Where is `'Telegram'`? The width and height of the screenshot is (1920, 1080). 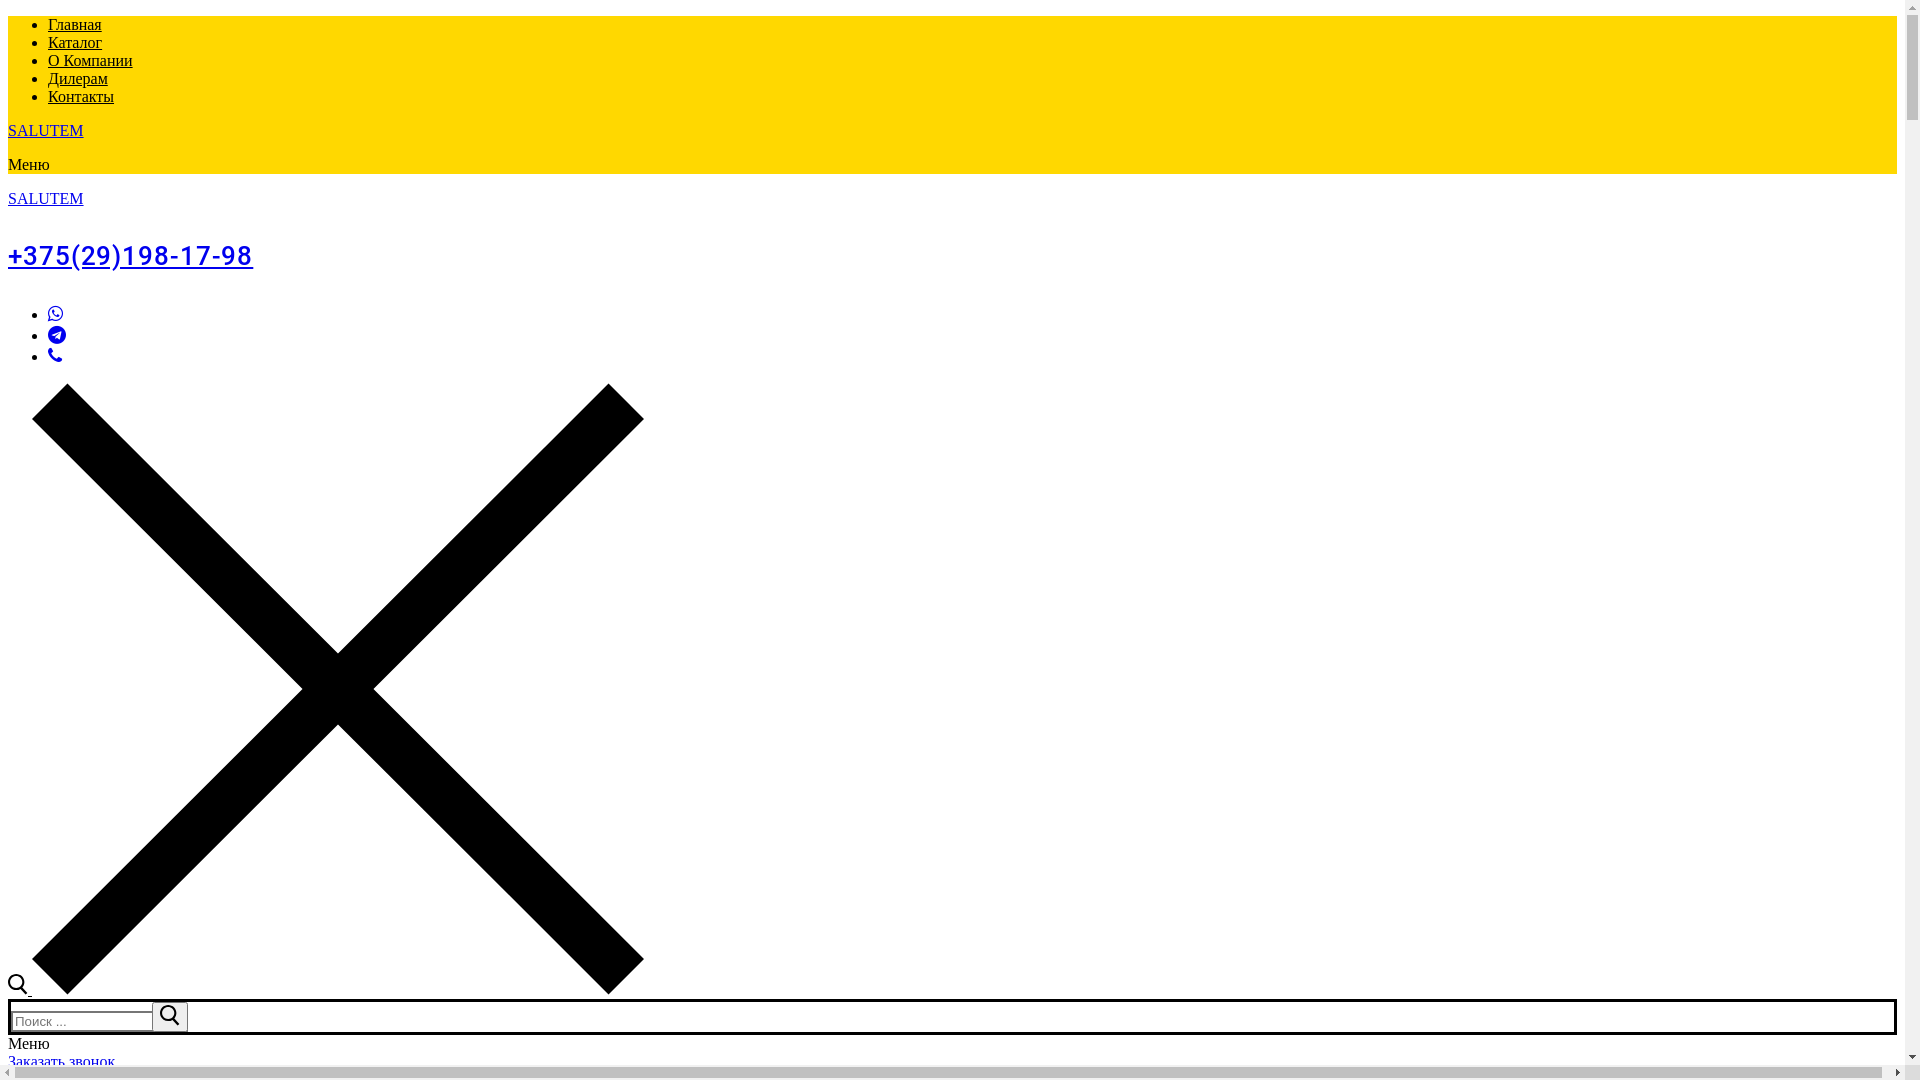
'Telegram' is located at coordinates (57, 334).